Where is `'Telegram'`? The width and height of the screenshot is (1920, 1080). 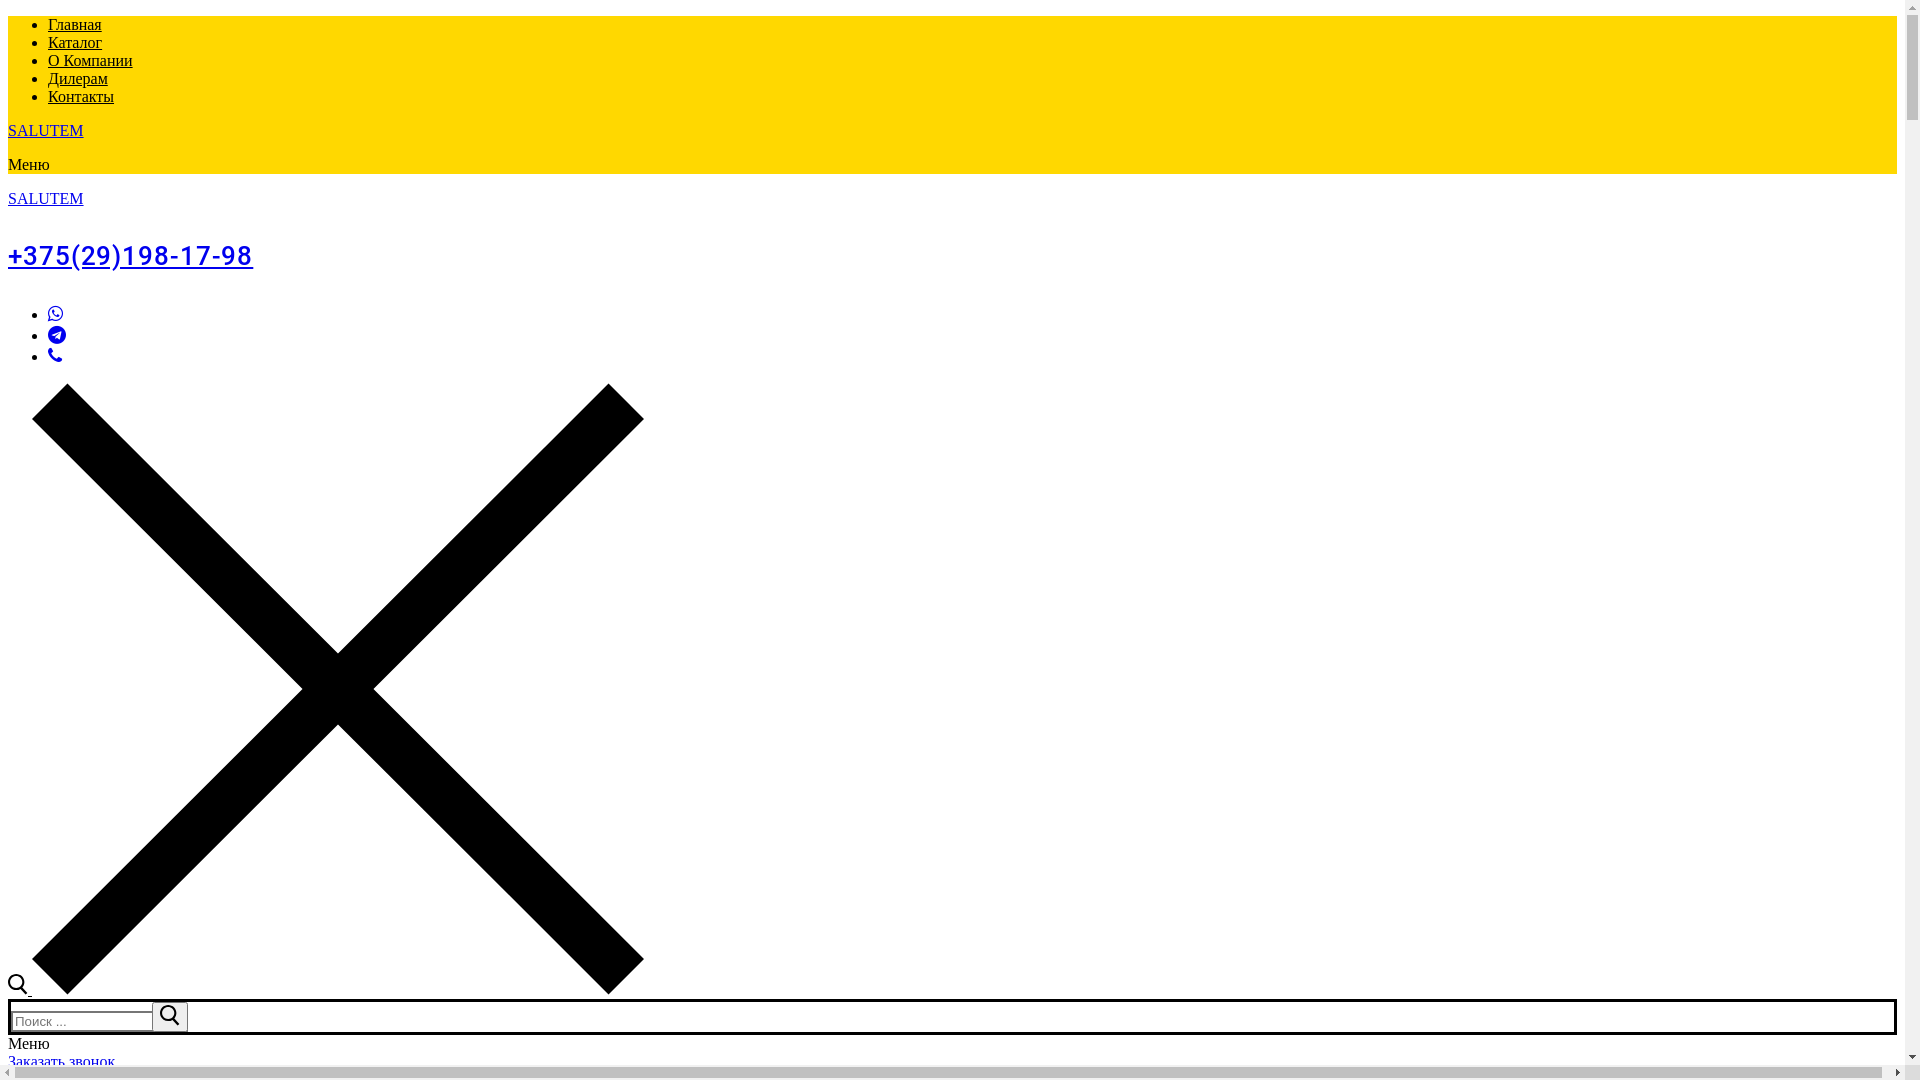
'Telegram' is located at coordinates (57, 334).